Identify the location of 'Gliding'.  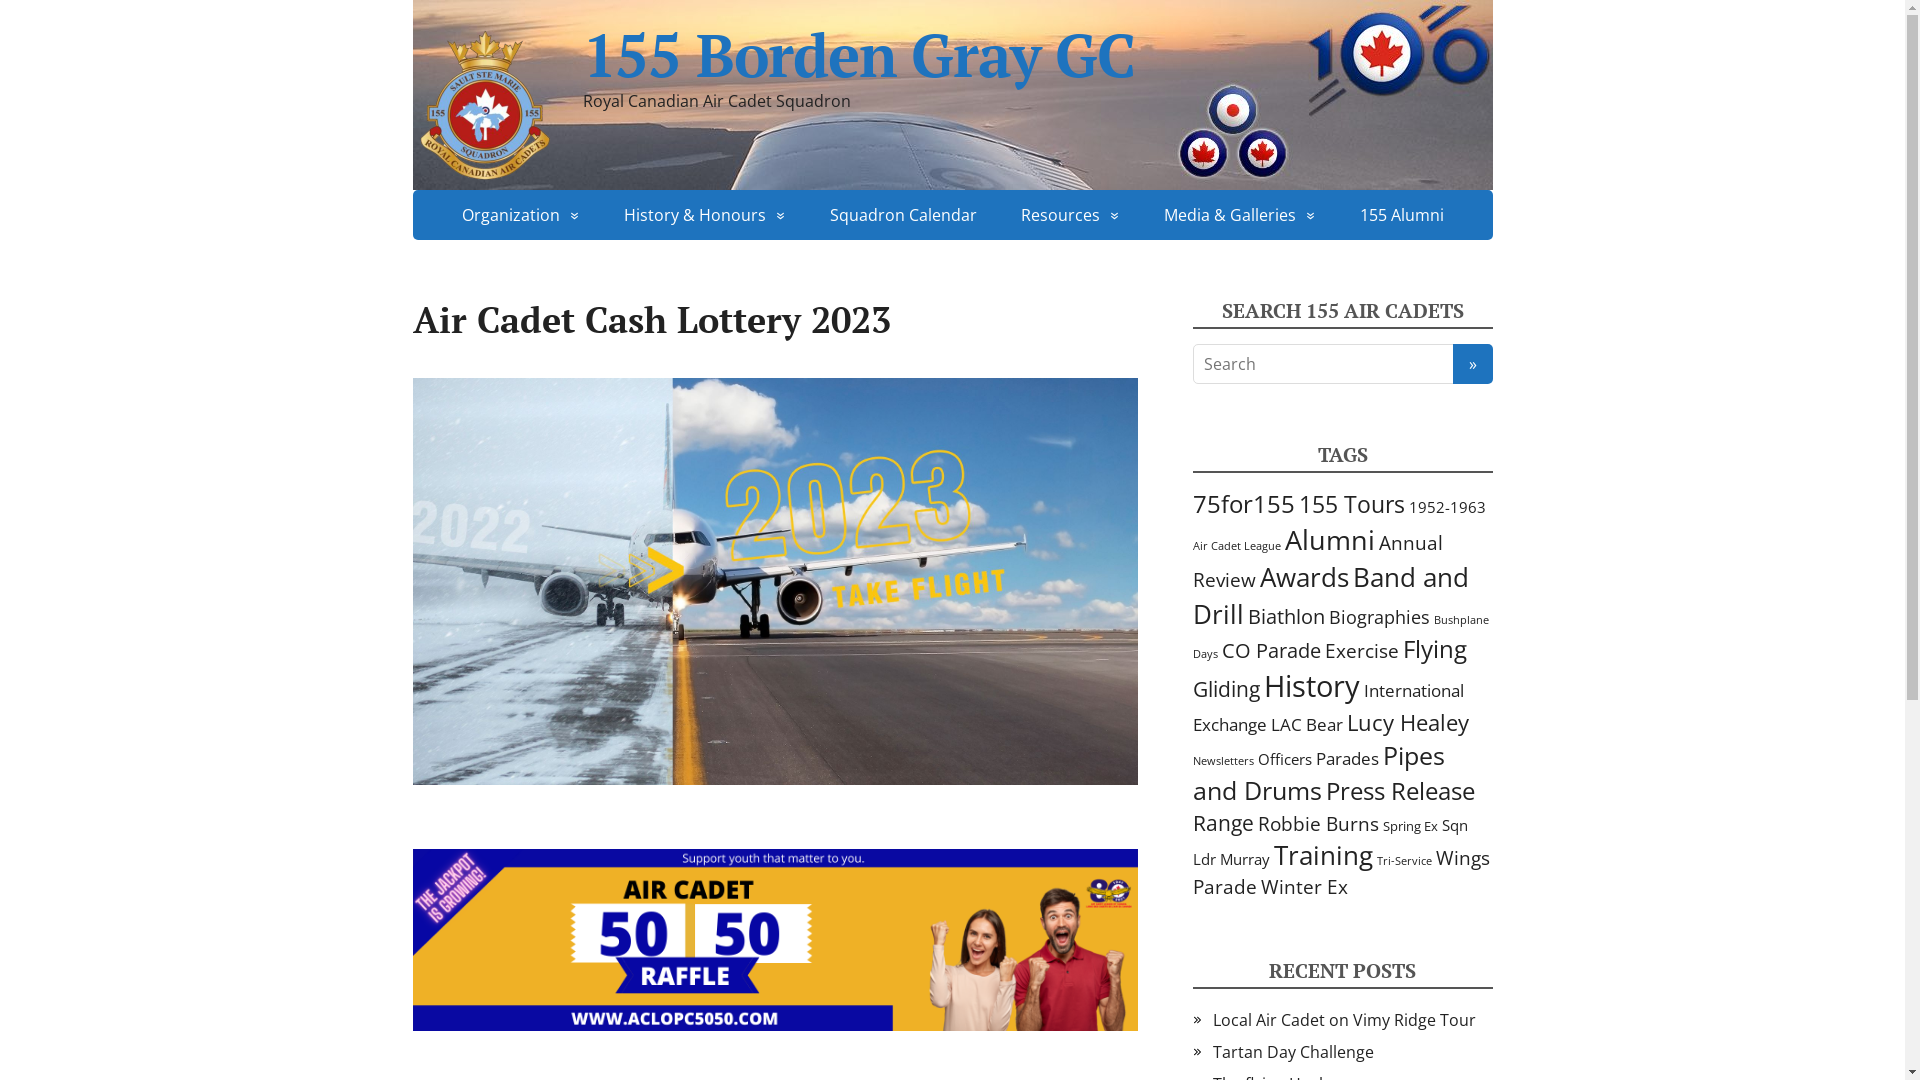
(1224, 687).